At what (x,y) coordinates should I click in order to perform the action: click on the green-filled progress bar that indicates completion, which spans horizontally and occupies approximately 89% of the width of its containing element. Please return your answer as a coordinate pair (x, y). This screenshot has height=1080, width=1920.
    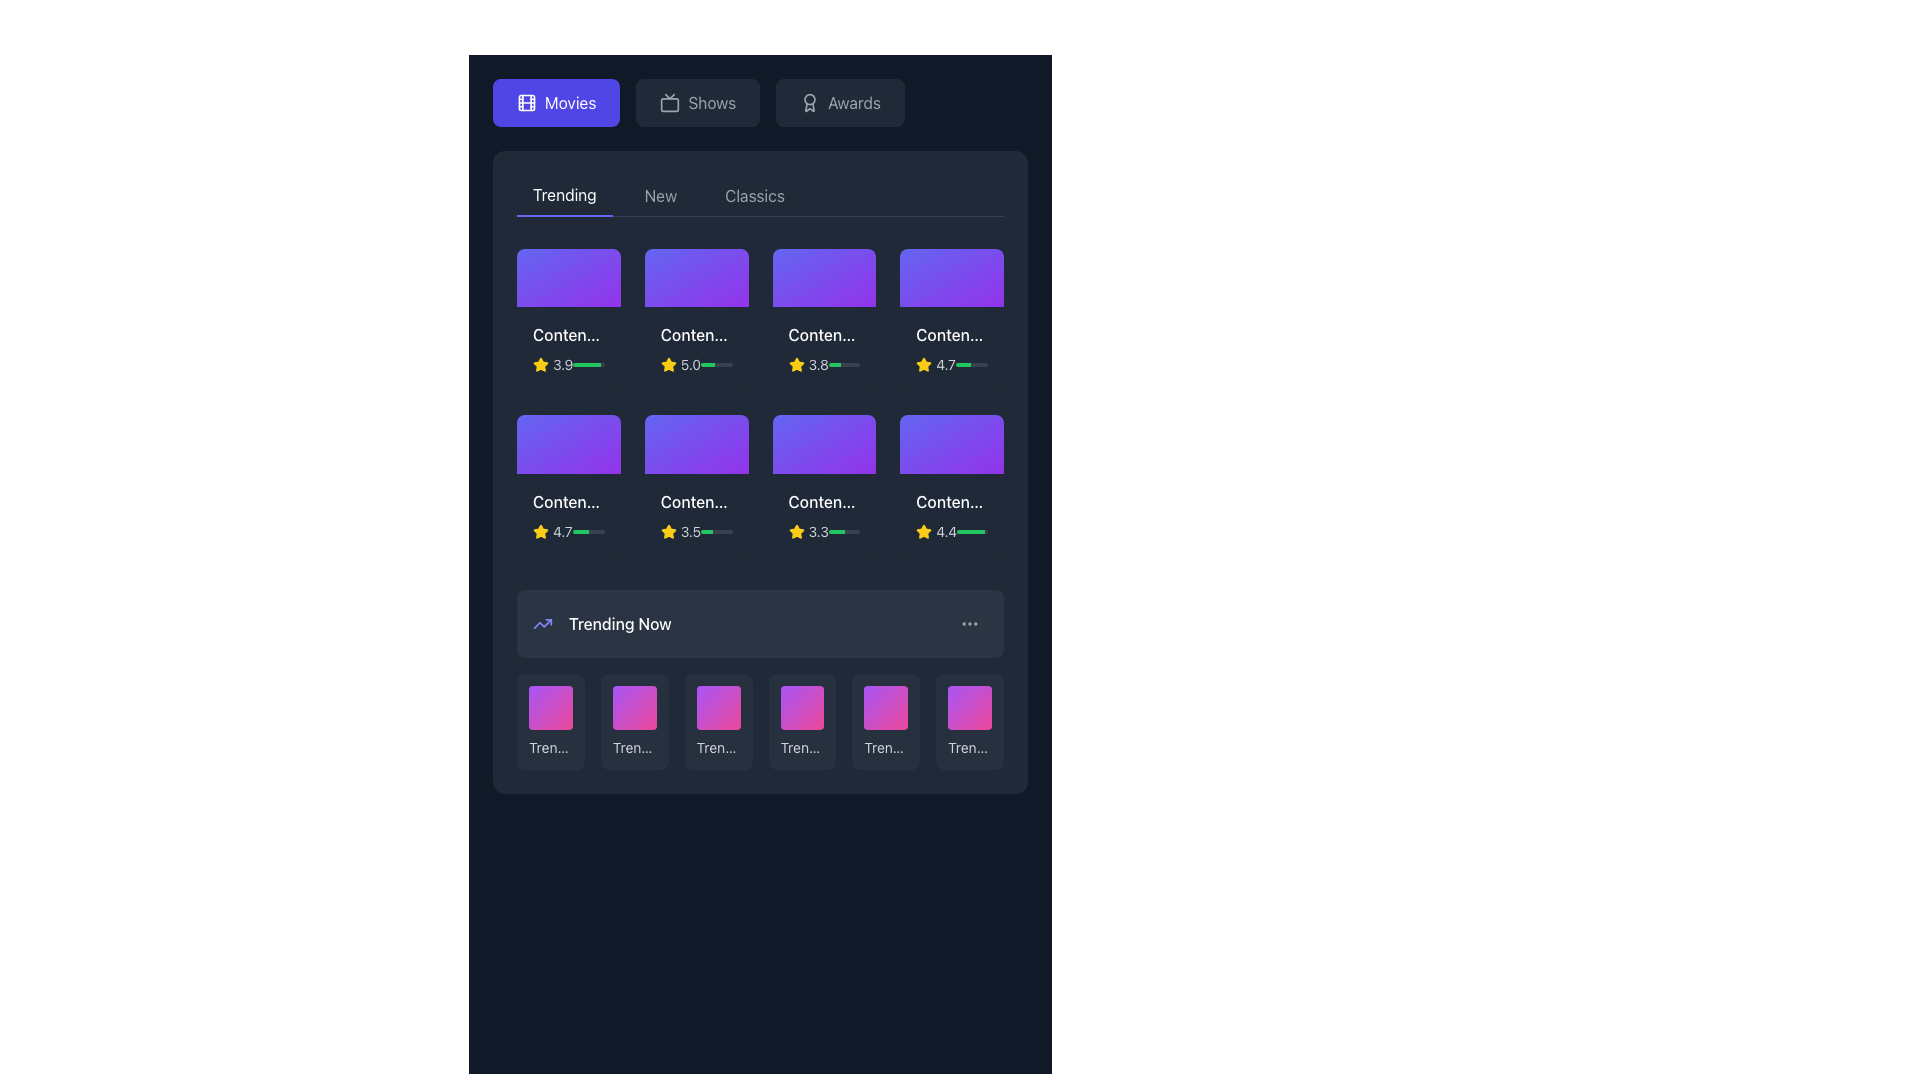
    Looking at the image, I should click on (586, 365).